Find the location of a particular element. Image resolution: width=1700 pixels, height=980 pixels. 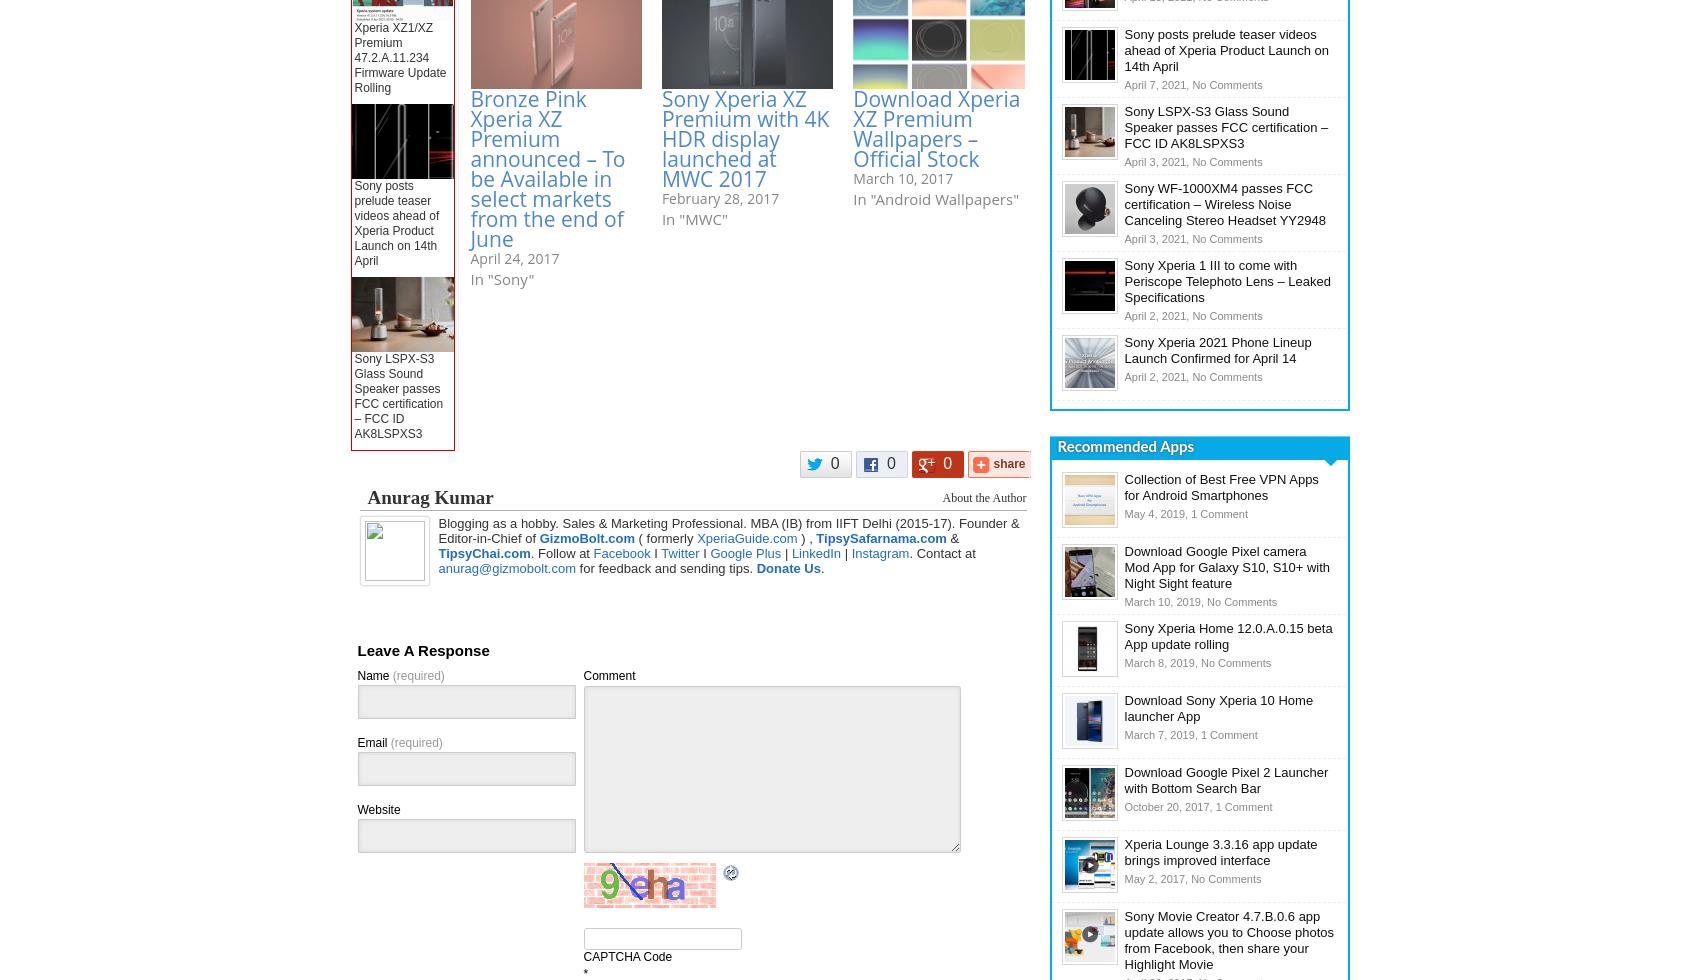

'Comment' is located at coordinates (607, 676).